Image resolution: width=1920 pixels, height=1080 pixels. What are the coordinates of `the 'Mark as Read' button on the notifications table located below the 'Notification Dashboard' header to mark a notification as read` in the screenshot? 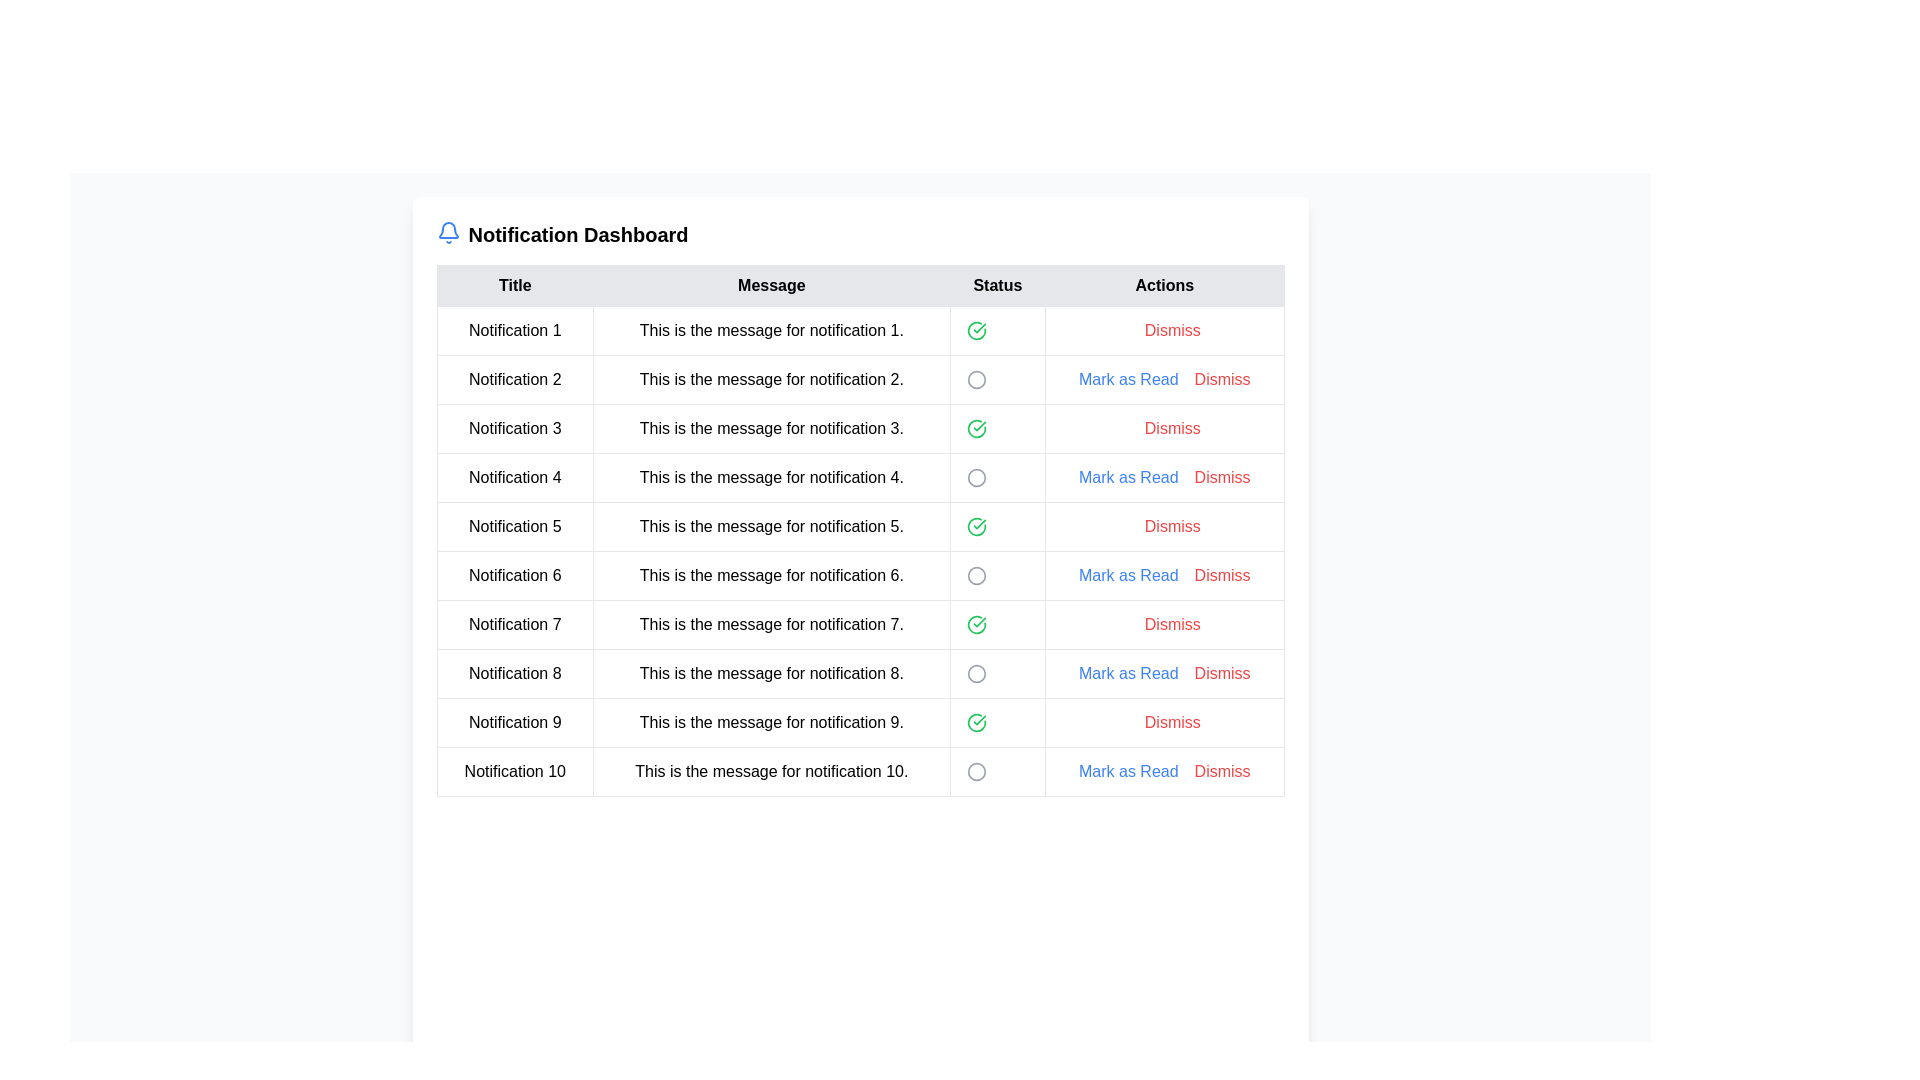 It's located at (860, 530).